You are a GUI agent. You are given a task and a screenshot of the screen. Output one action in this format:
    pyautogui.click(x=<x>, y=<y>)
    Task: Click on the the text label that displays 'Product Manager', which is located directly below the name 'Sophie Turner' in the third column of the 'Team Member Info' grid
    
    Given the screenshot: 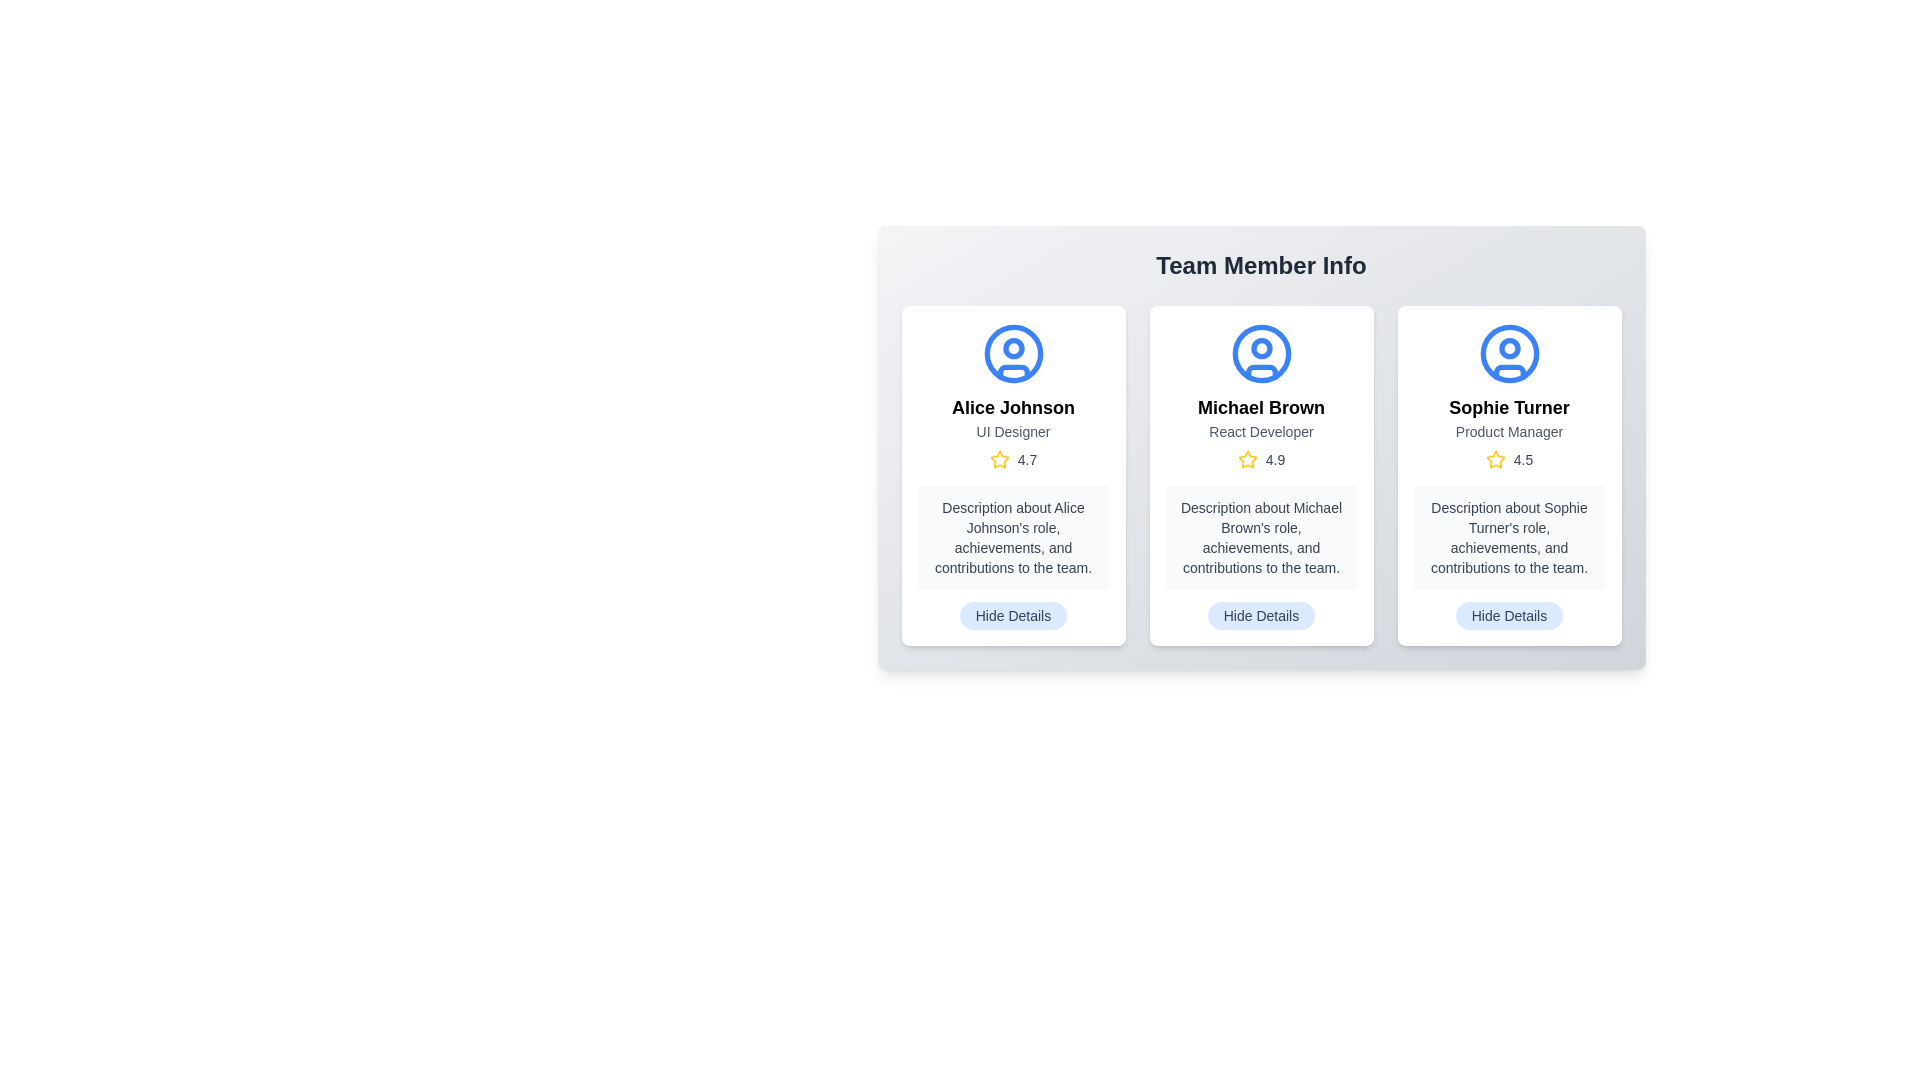 What is the action you would take?
    pyautogui.click(x=1509, y=431)
    